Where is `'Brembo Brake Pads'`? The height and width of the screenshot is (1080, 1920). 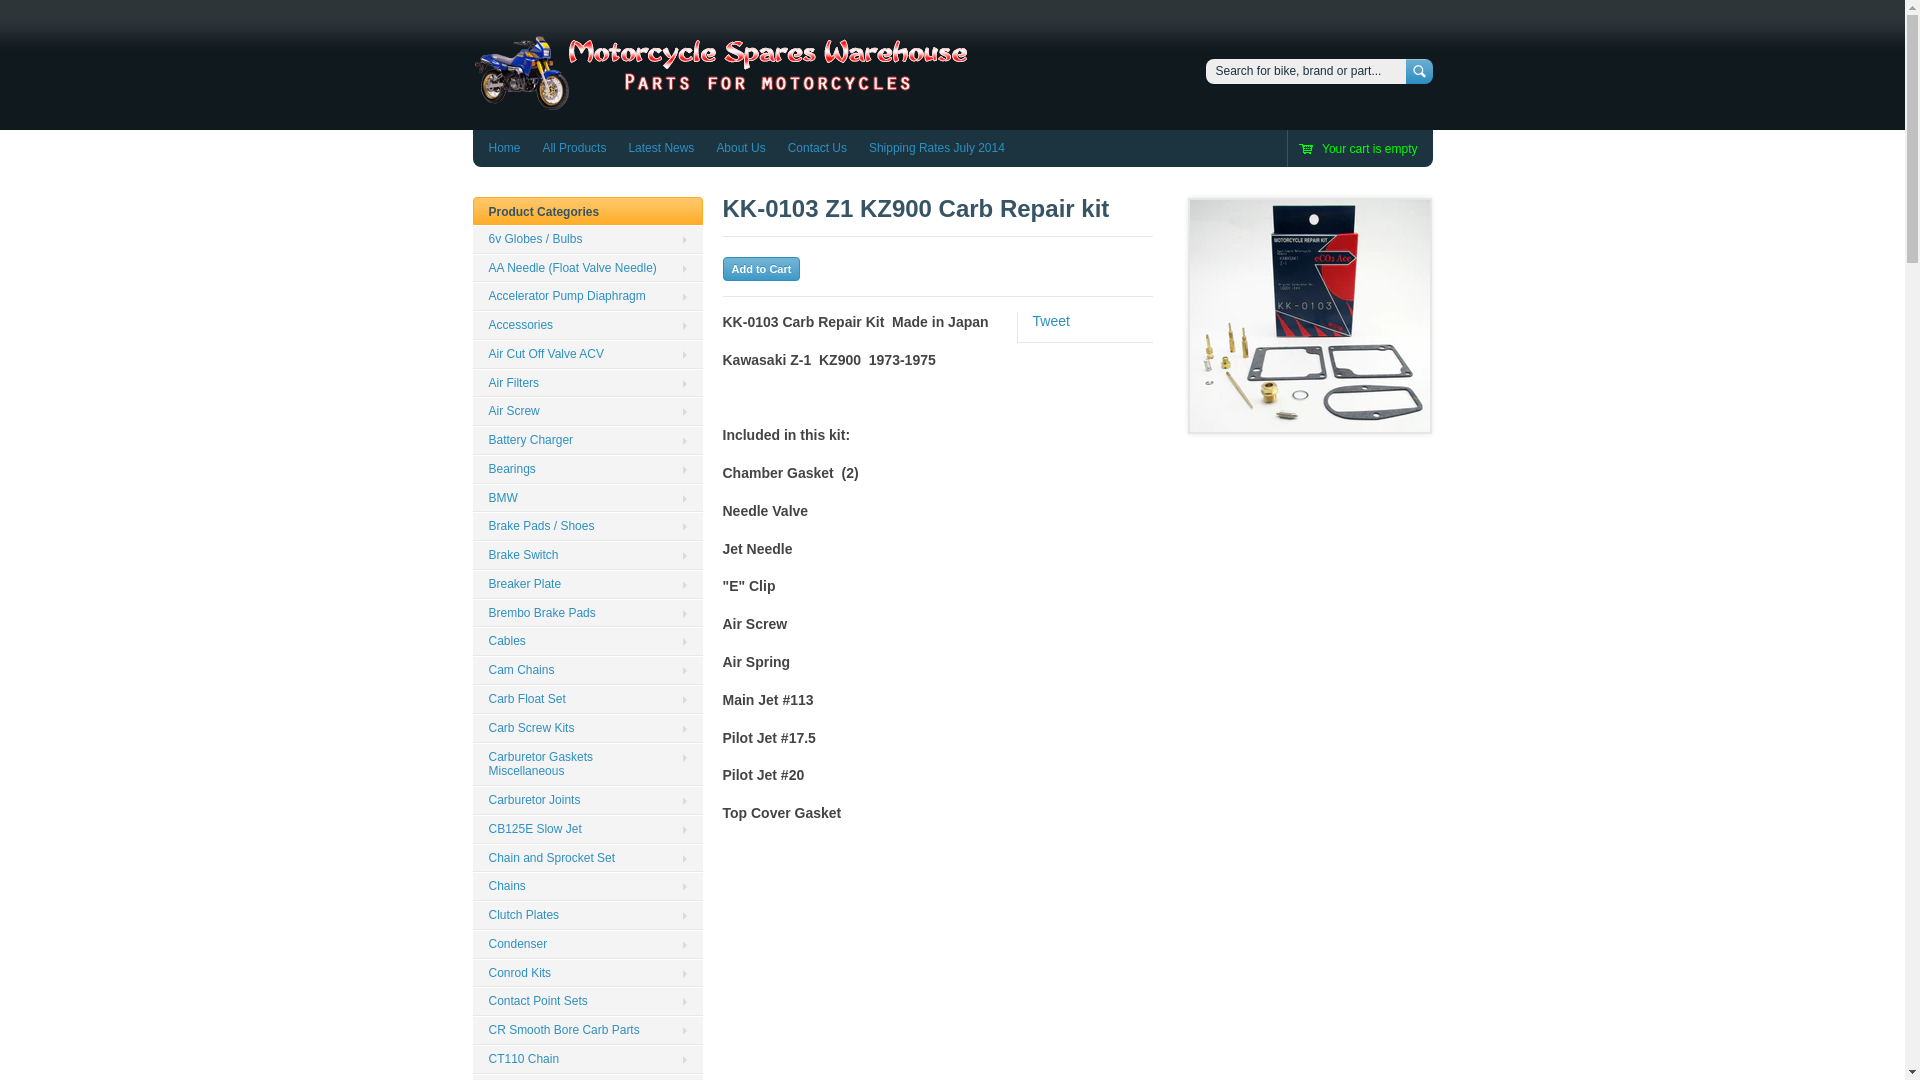
'Brembo Brake Pads' is located at coordinates (585, 612).